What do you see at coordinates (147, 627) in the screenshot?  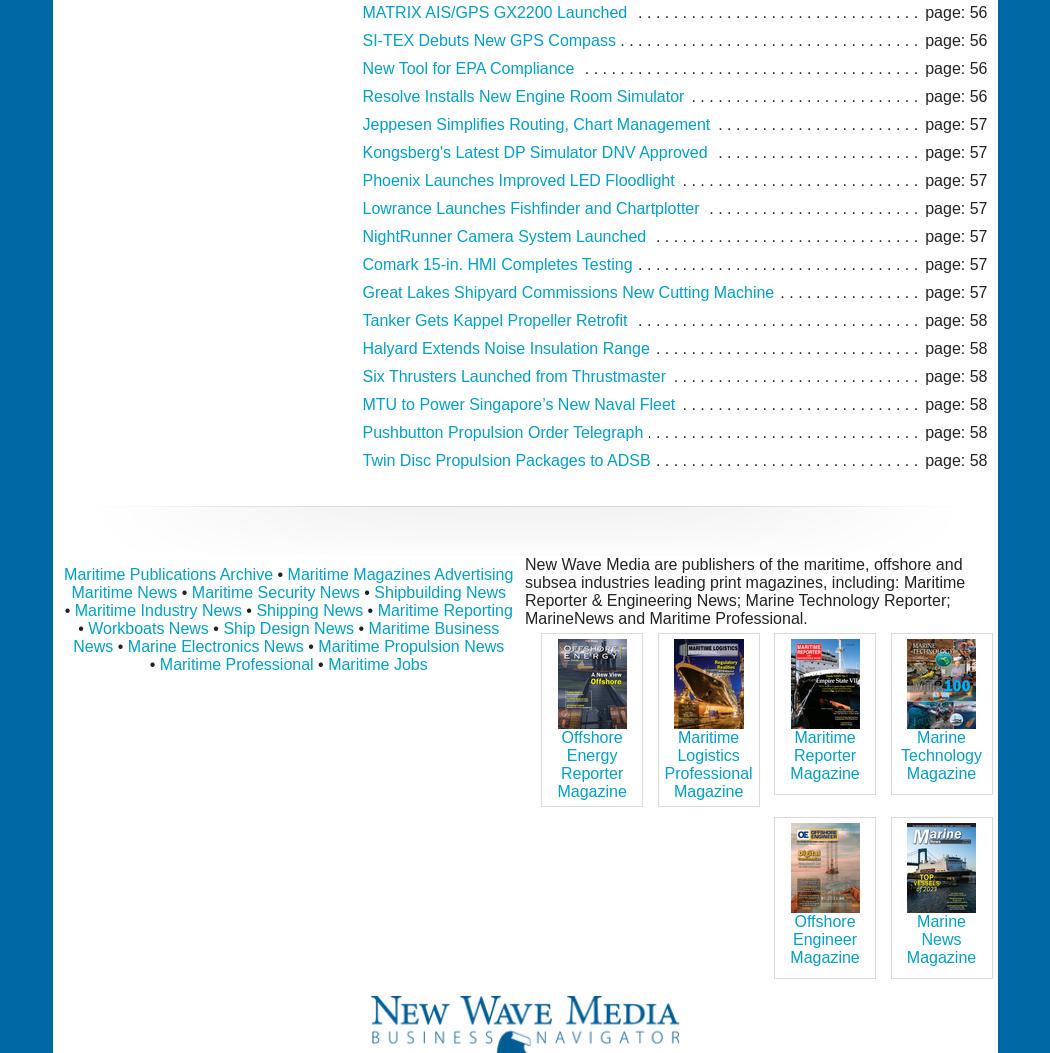 I see `'Workboats News'` at bounding box center [147, 627].